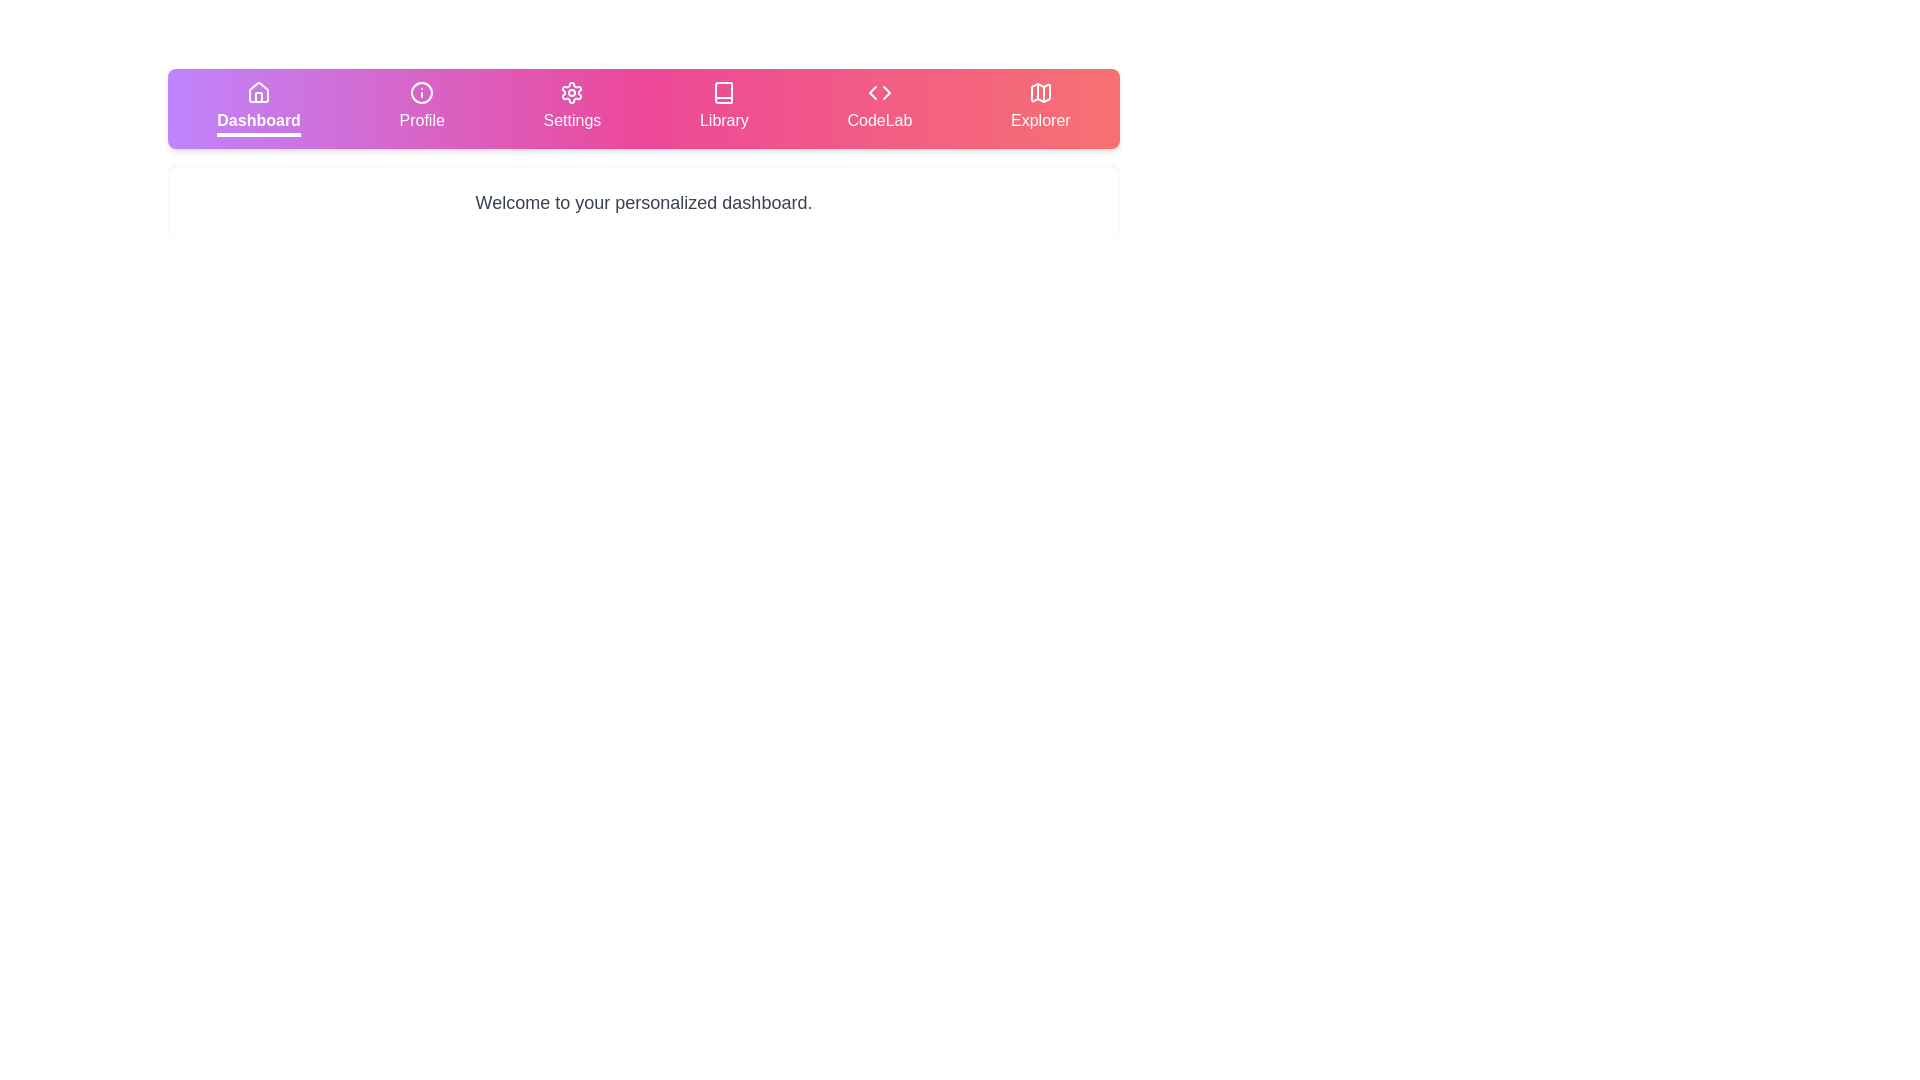  Describe the element at coordinates (570, 108) in the screenshot. I see `the tab labeled Settings to observe the visual feedback` at that location.